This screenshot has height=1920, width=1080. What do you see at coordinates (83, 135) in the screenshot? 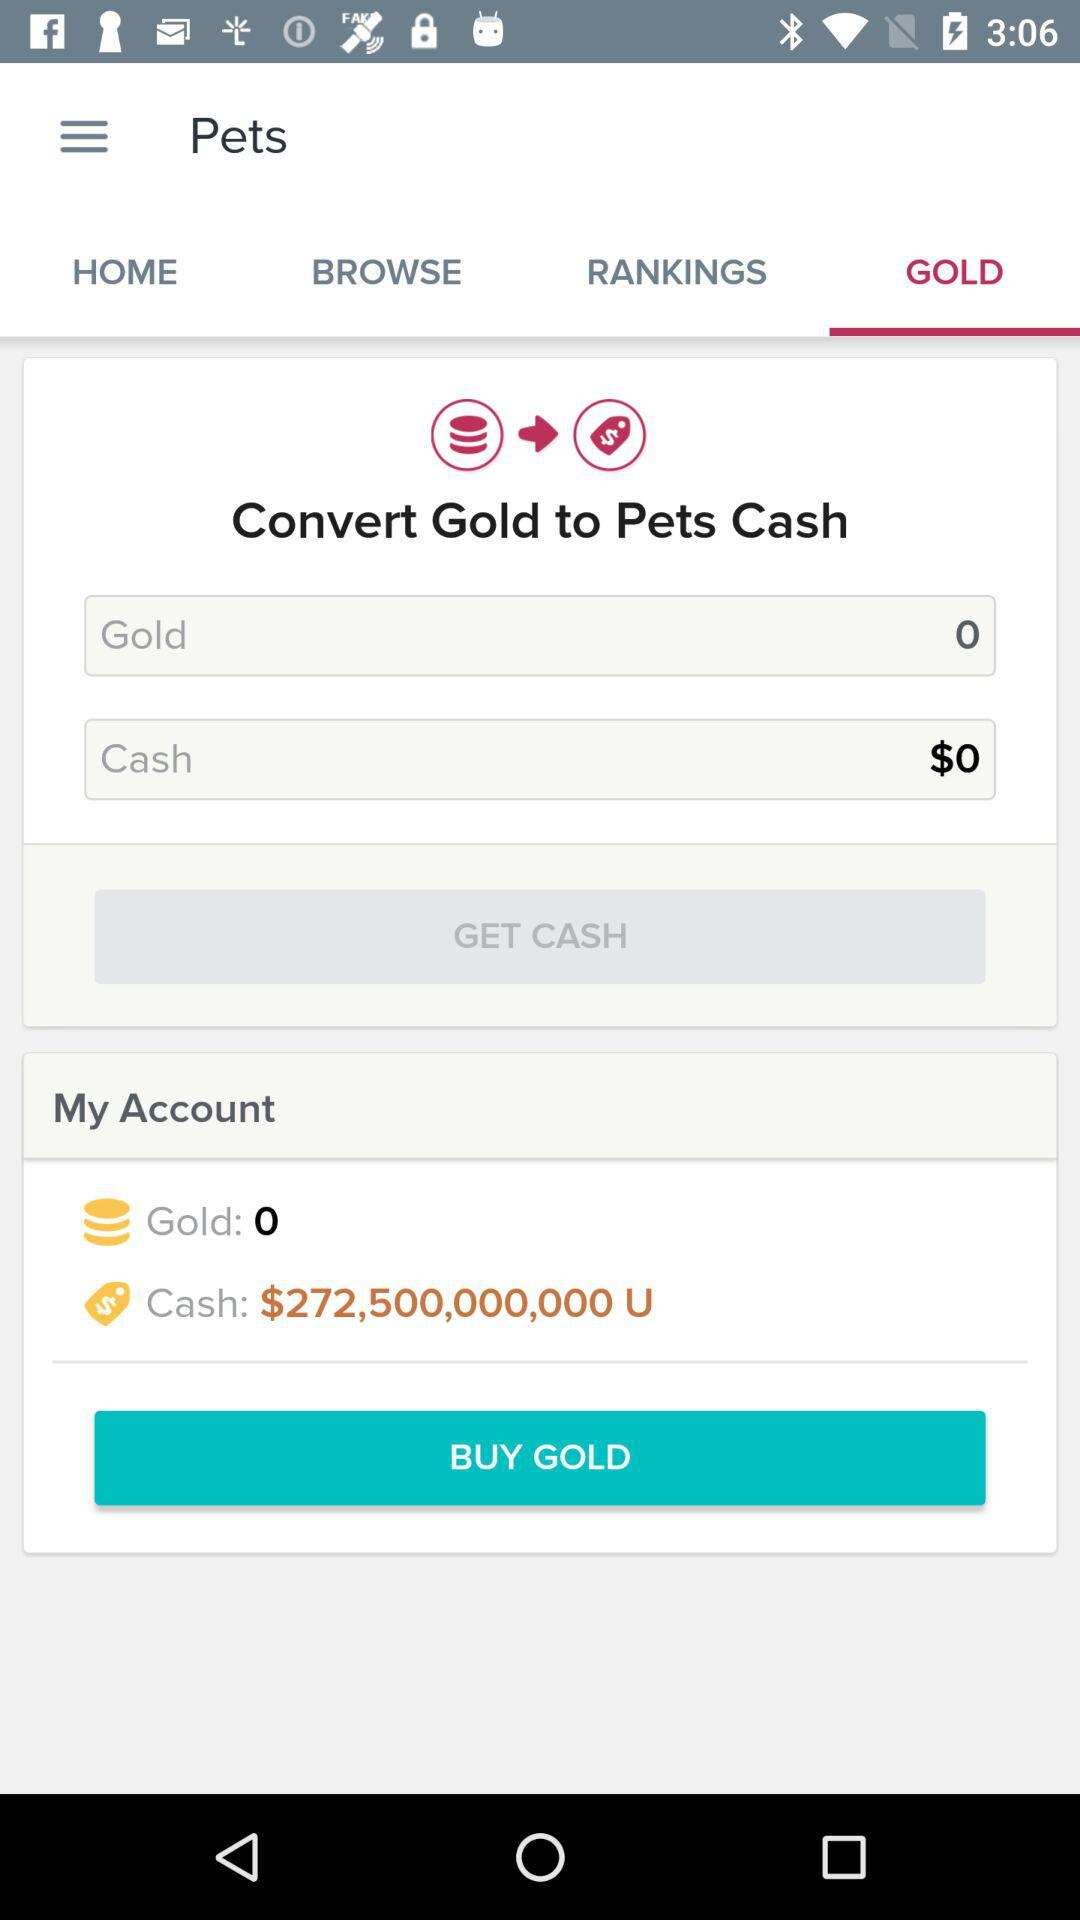
I see `the app to the left of the pets item` at bounding box center [83, 135].